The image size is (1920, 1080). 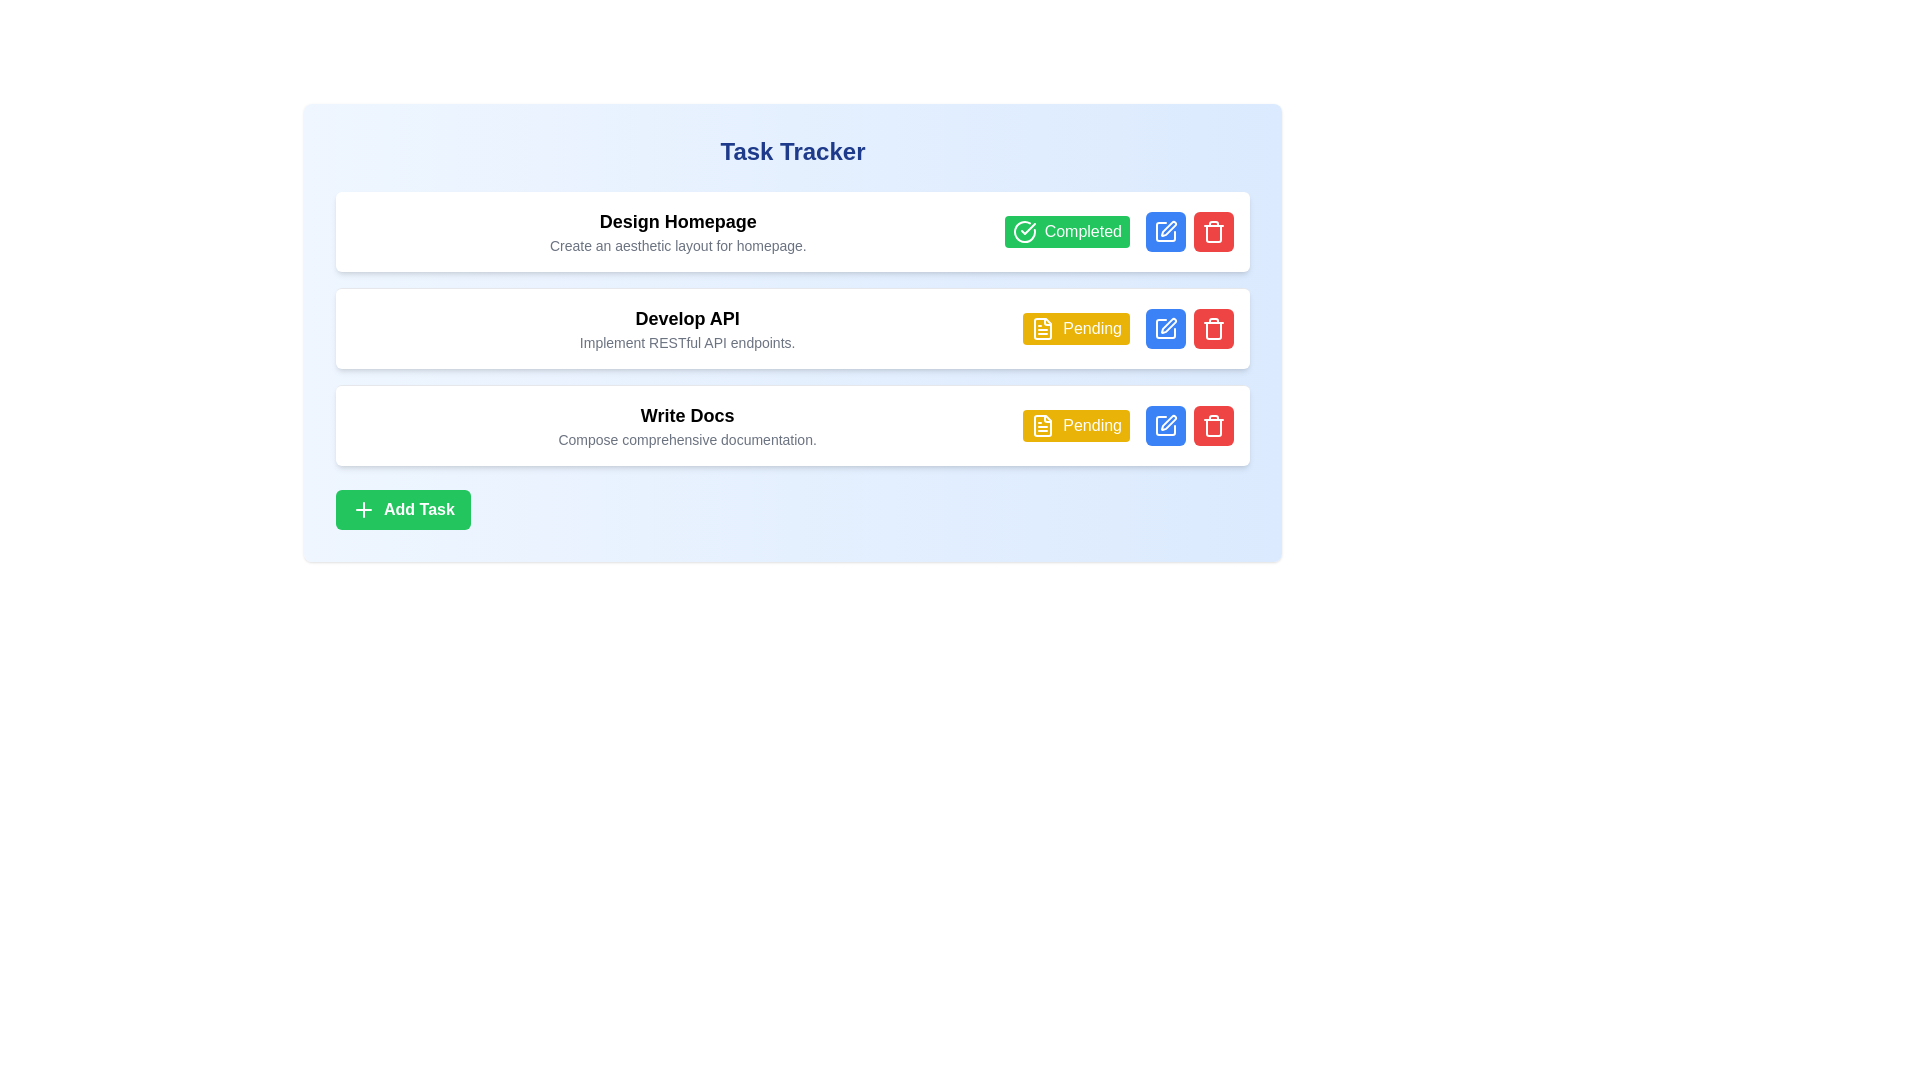 I want to click on the blue pen button in the horizontal action button group, so click(x=1190, y=424).